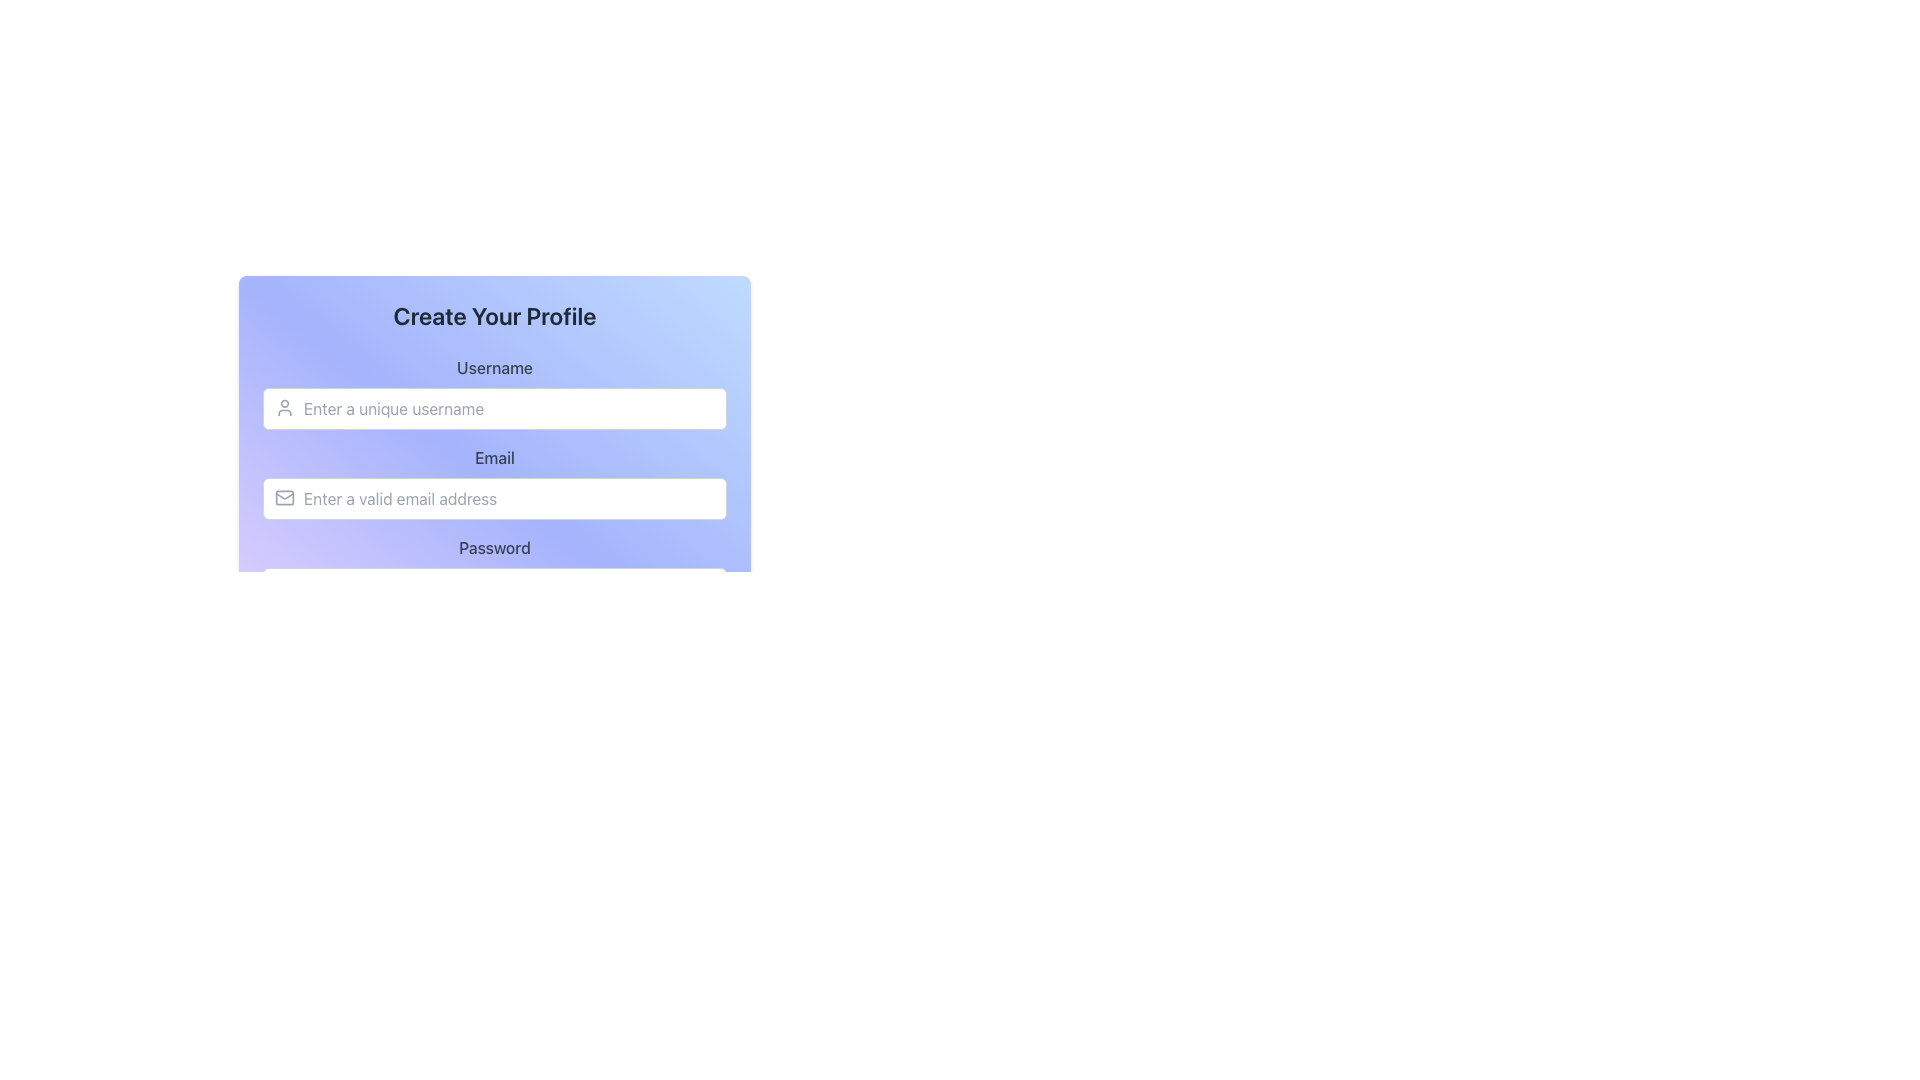 This screenshot has height=1080, width=1920. Describe the element at coordinates (494, 367) in the screenshot. I see `label that indicates the purpose of the input field for the username, which is positioned above the input field in the form entry section` at that location.